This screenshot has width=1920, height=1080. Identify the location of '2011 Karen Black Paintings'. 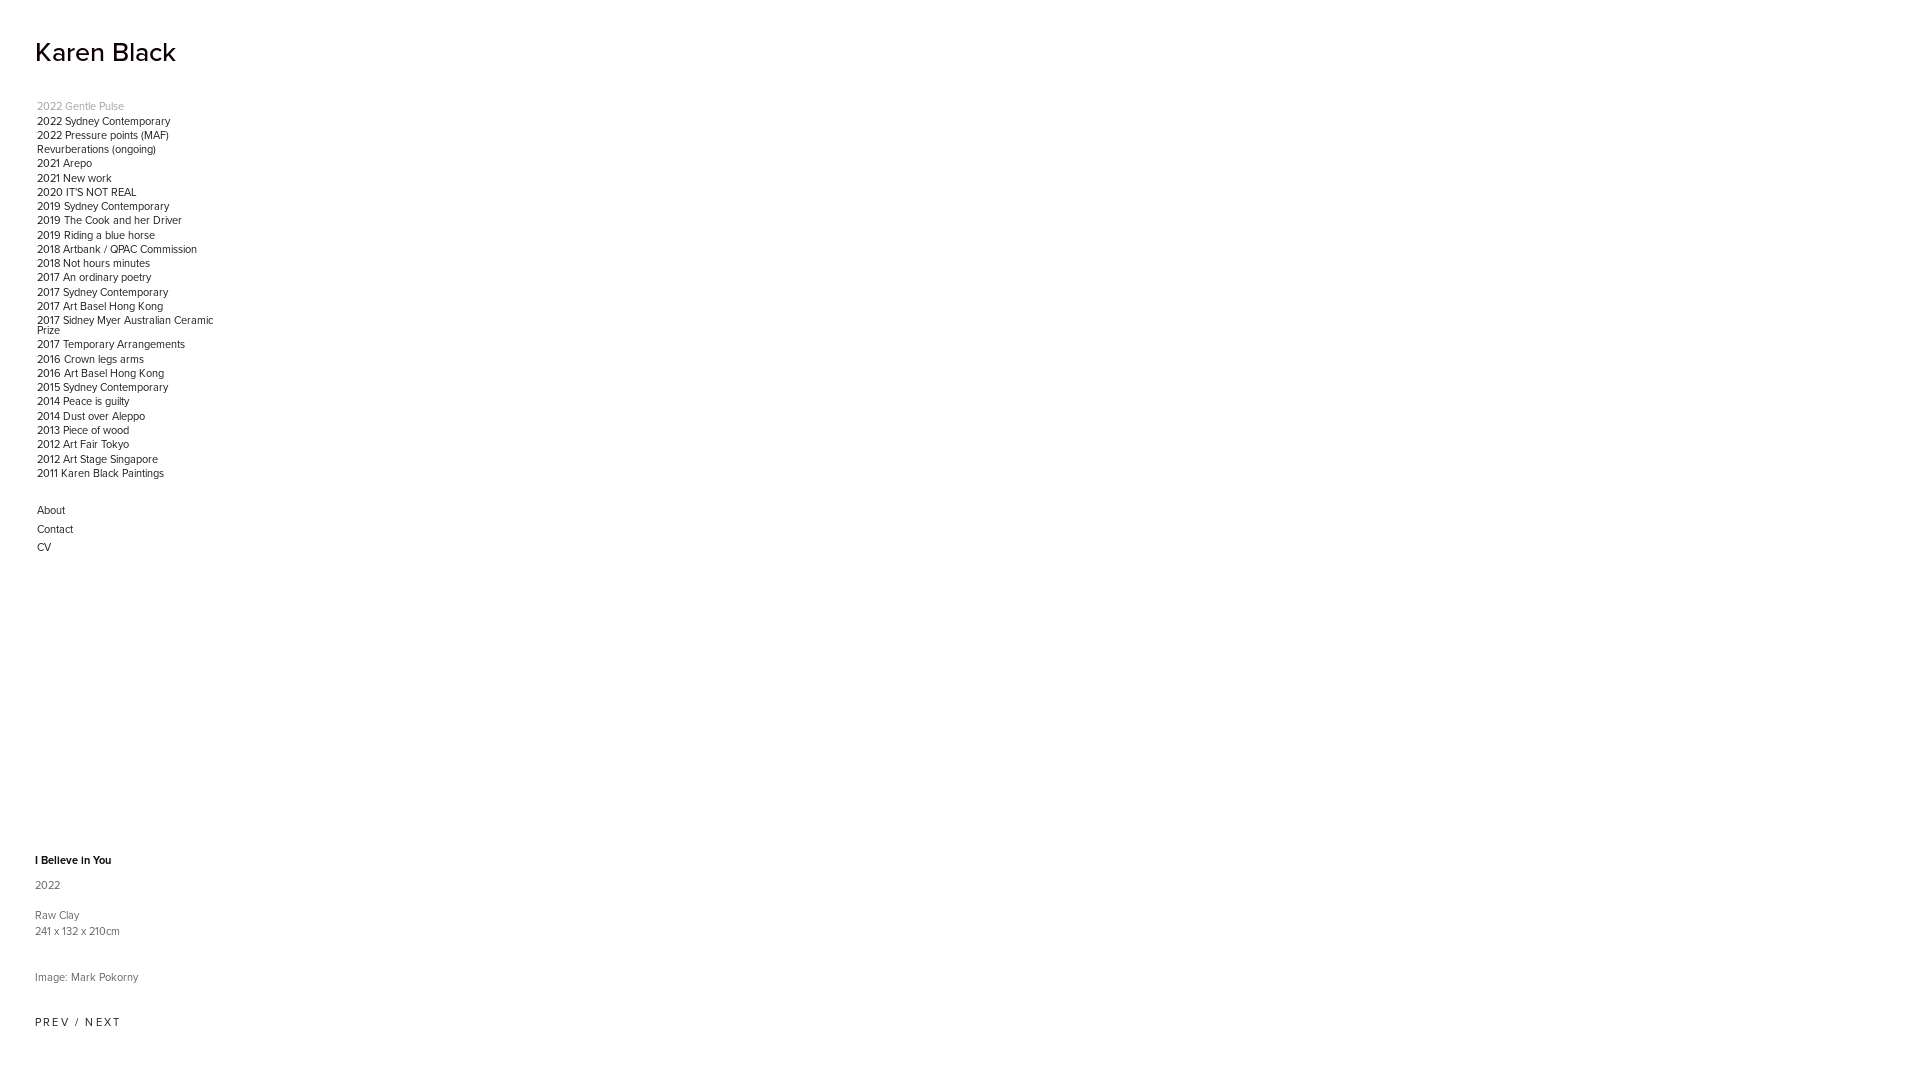
(34, 474).